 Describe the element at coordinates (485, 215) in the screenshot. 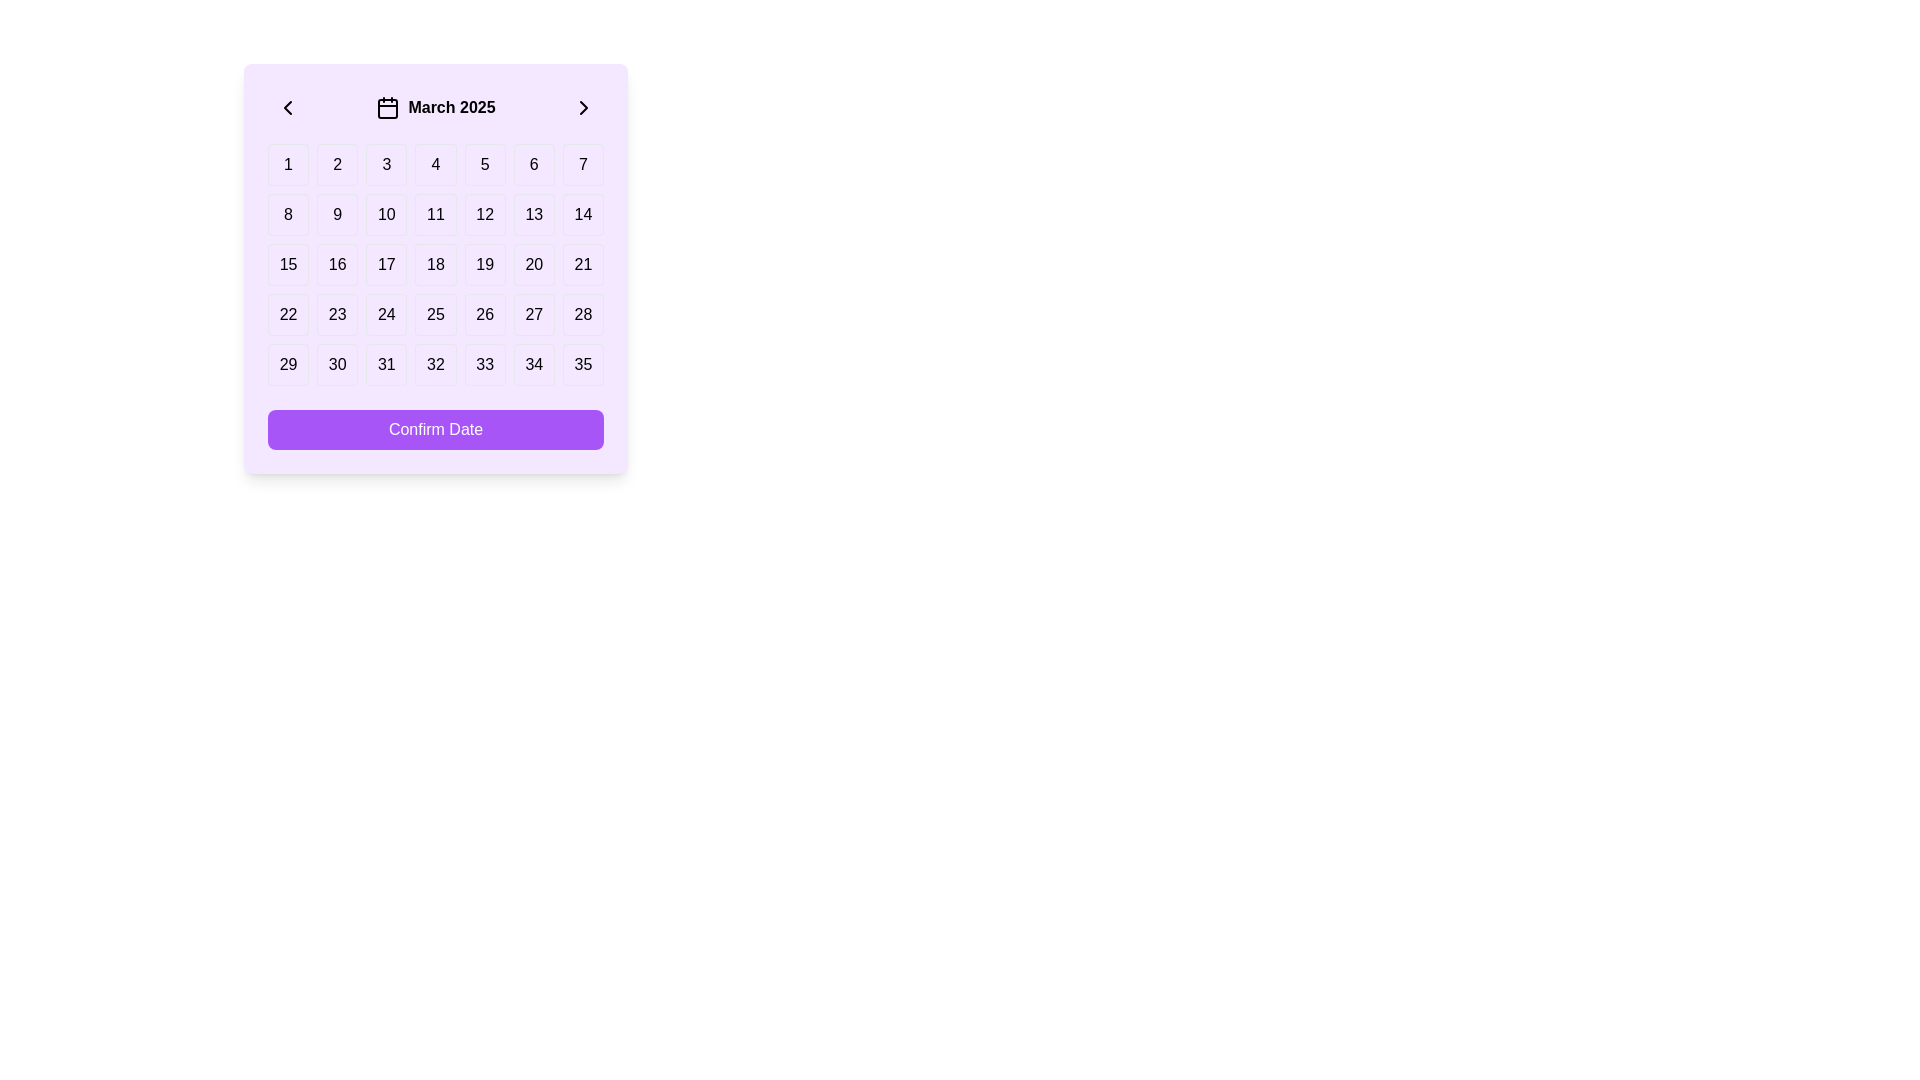

I see `the square button with a rounded border that contains the text '12'` at that location.